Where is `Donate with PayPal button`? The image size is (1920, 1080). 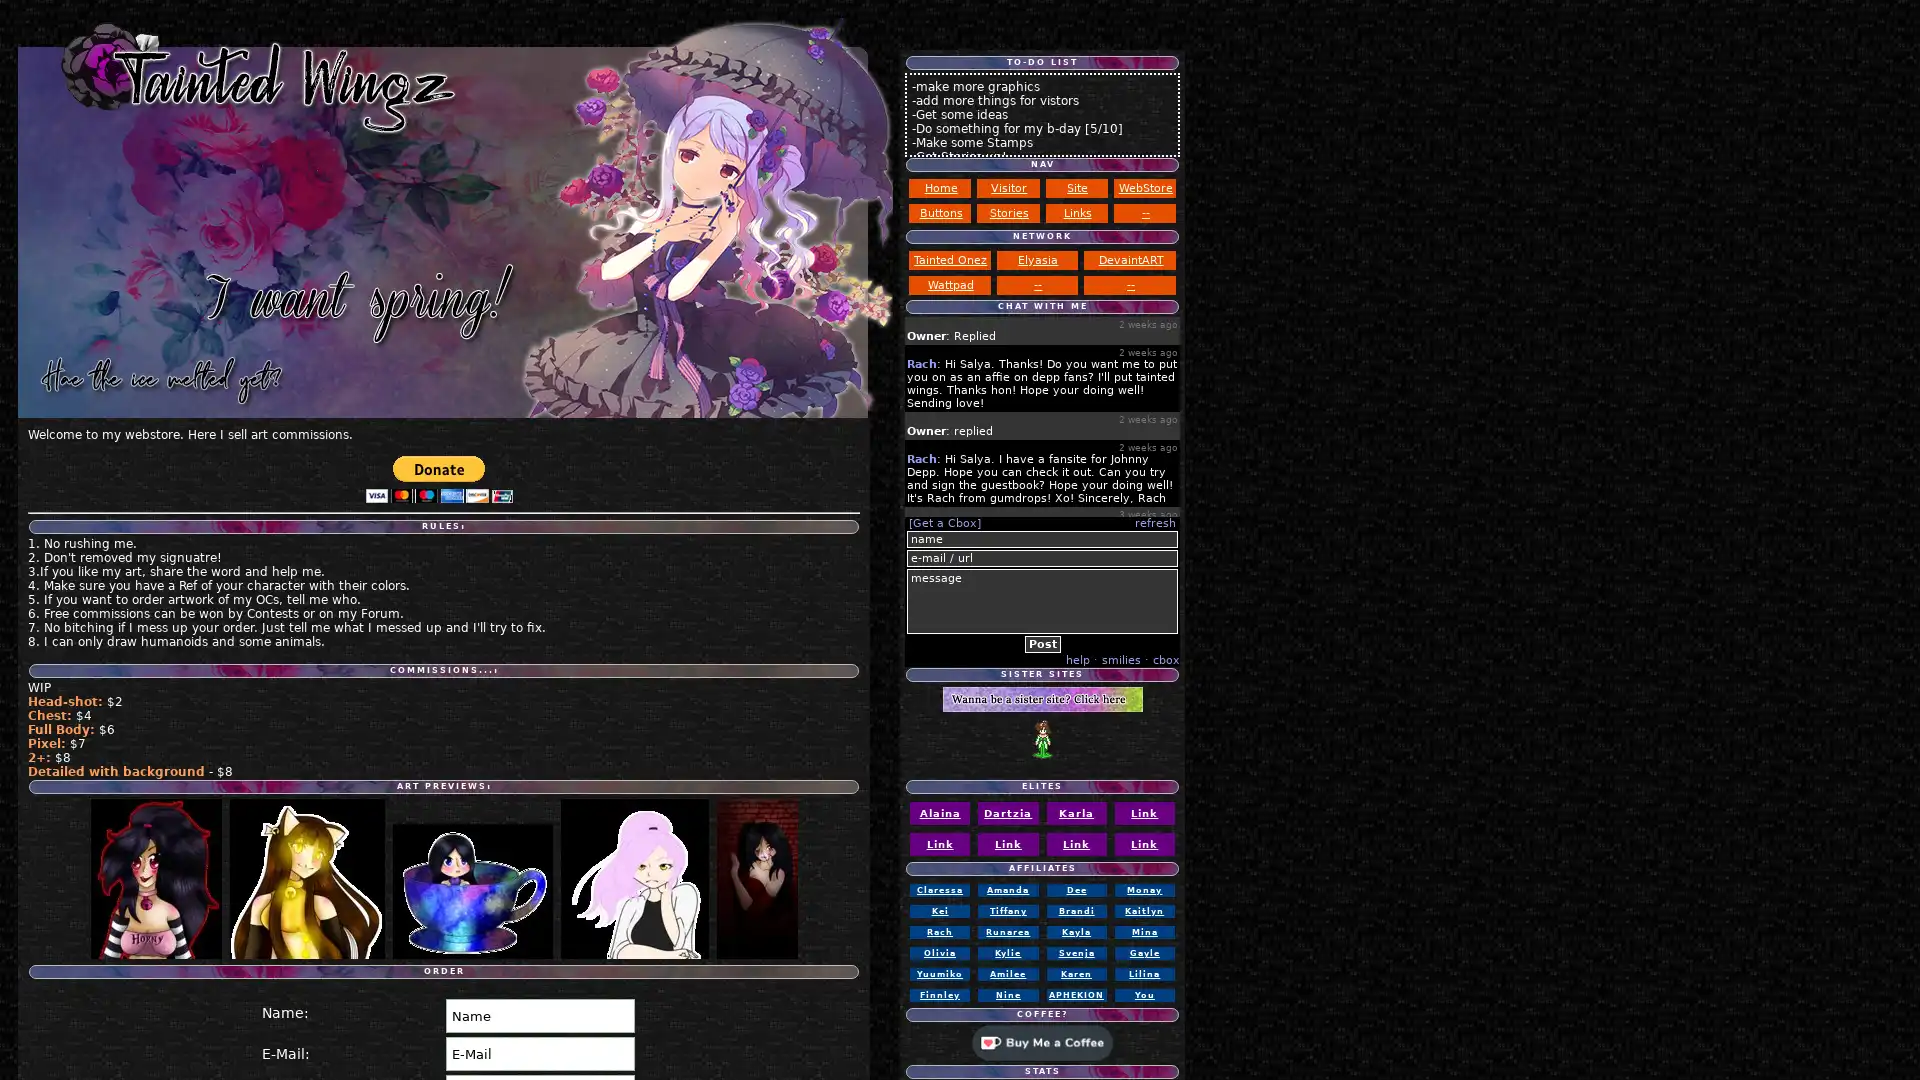
Donate with PayPal button is located at coordinates (438, 479).